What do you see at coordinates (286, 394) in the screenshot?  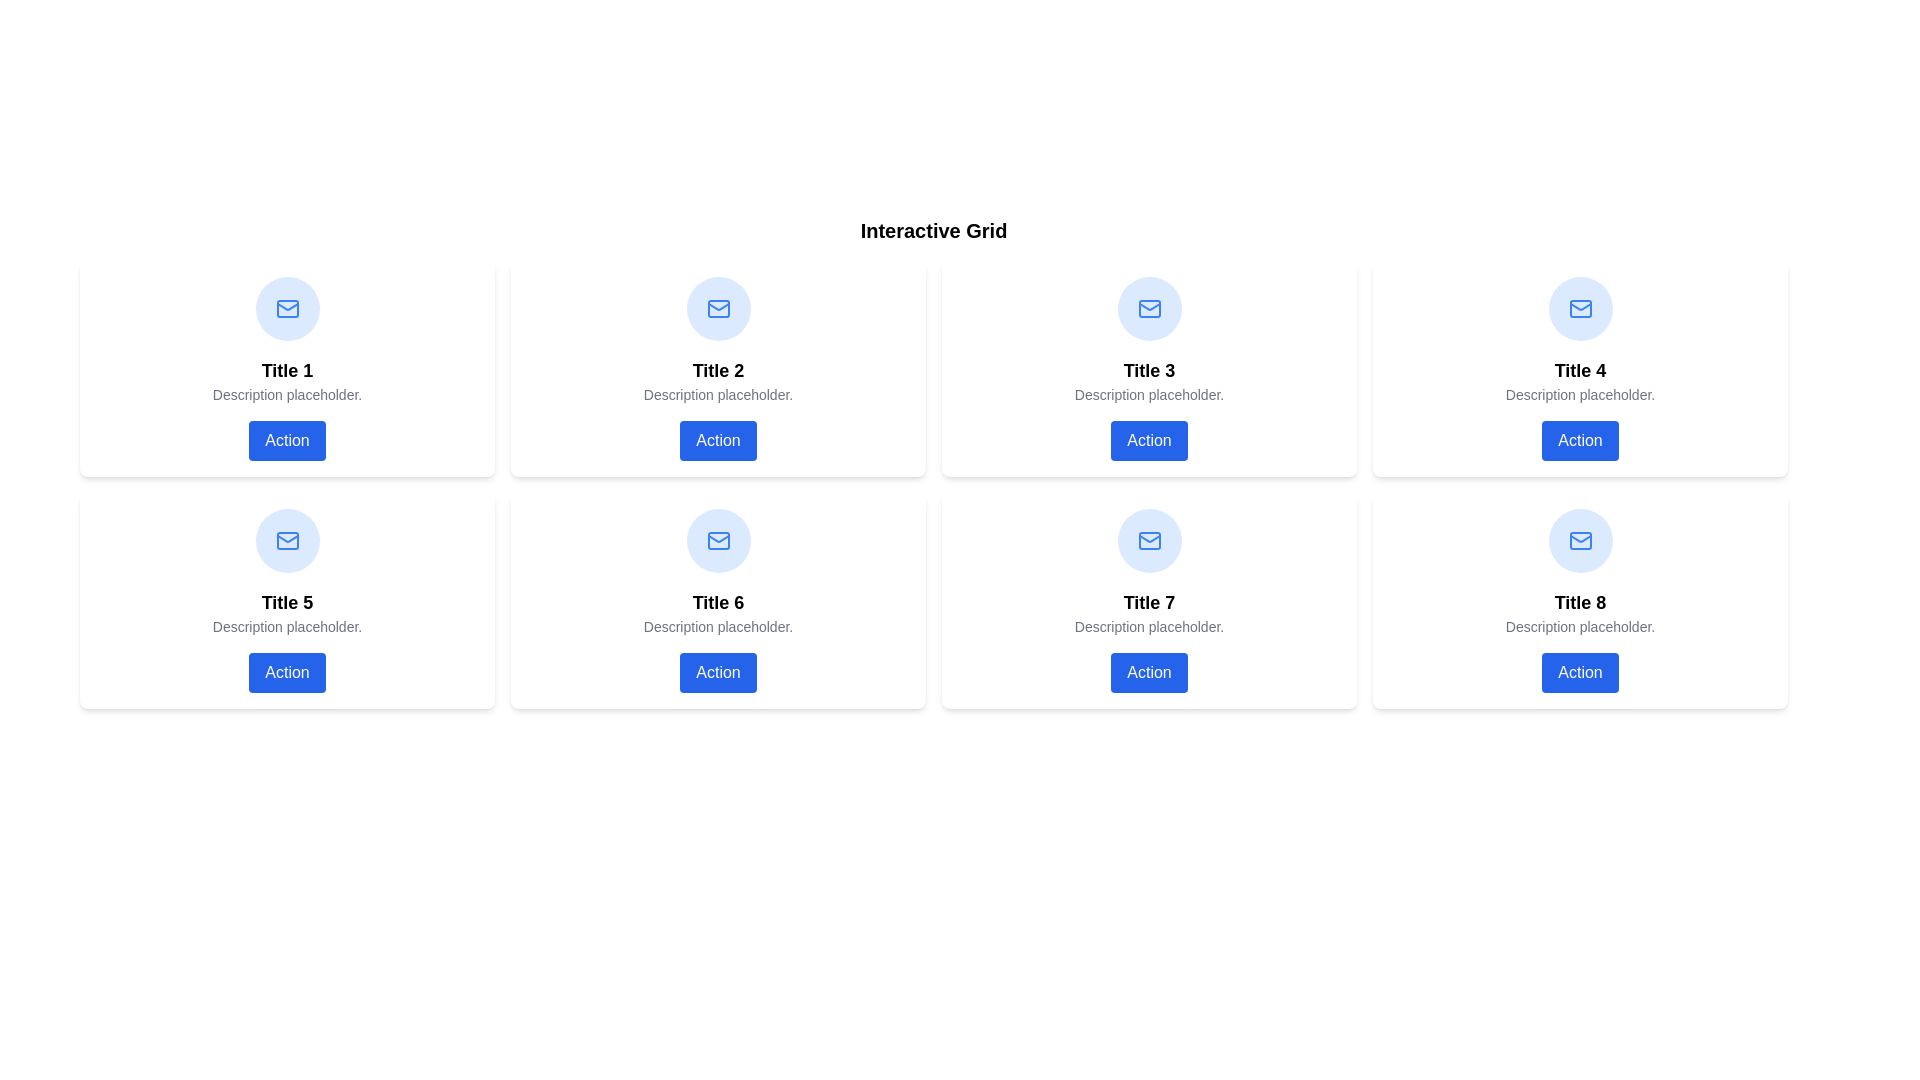 I see `the static text element that displays descriptive information, positioned directly below 'Title 1' and above the 'Action' button in the top-left card of the grid layout` at bounding box center [286, 394].